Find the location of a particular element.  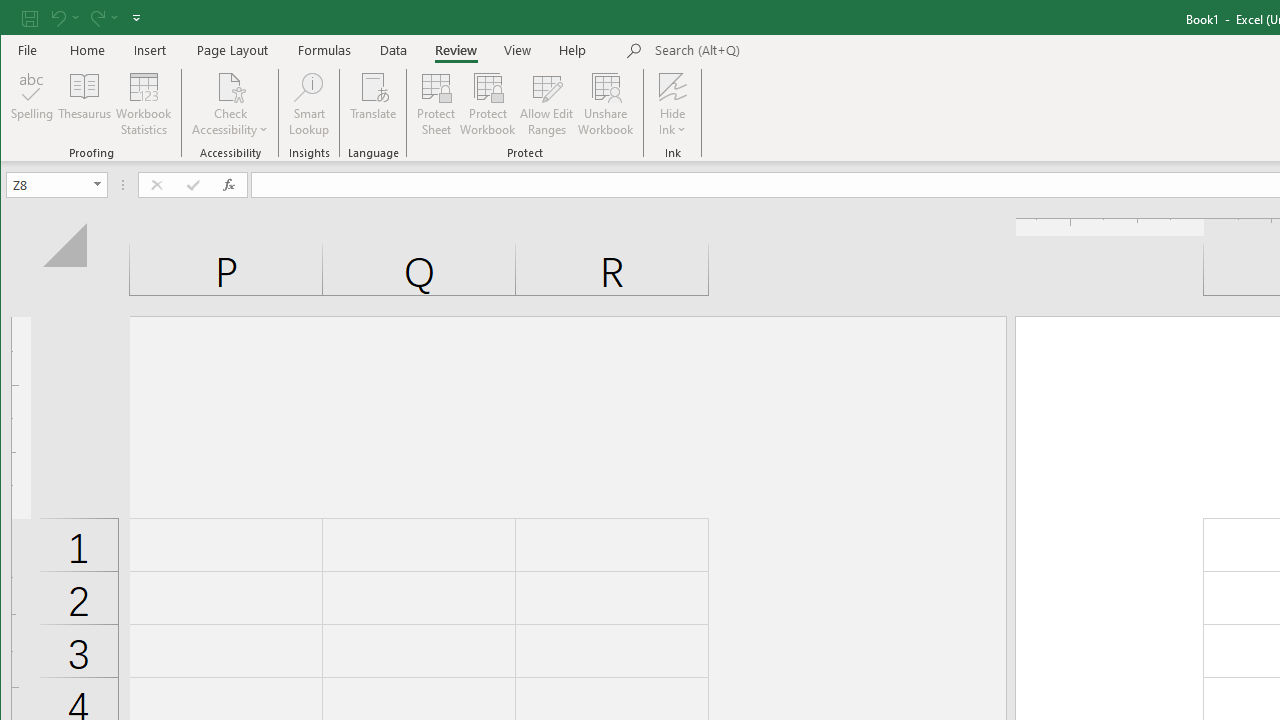

'Protect Sheet...' is located at coordinates (435, 104).